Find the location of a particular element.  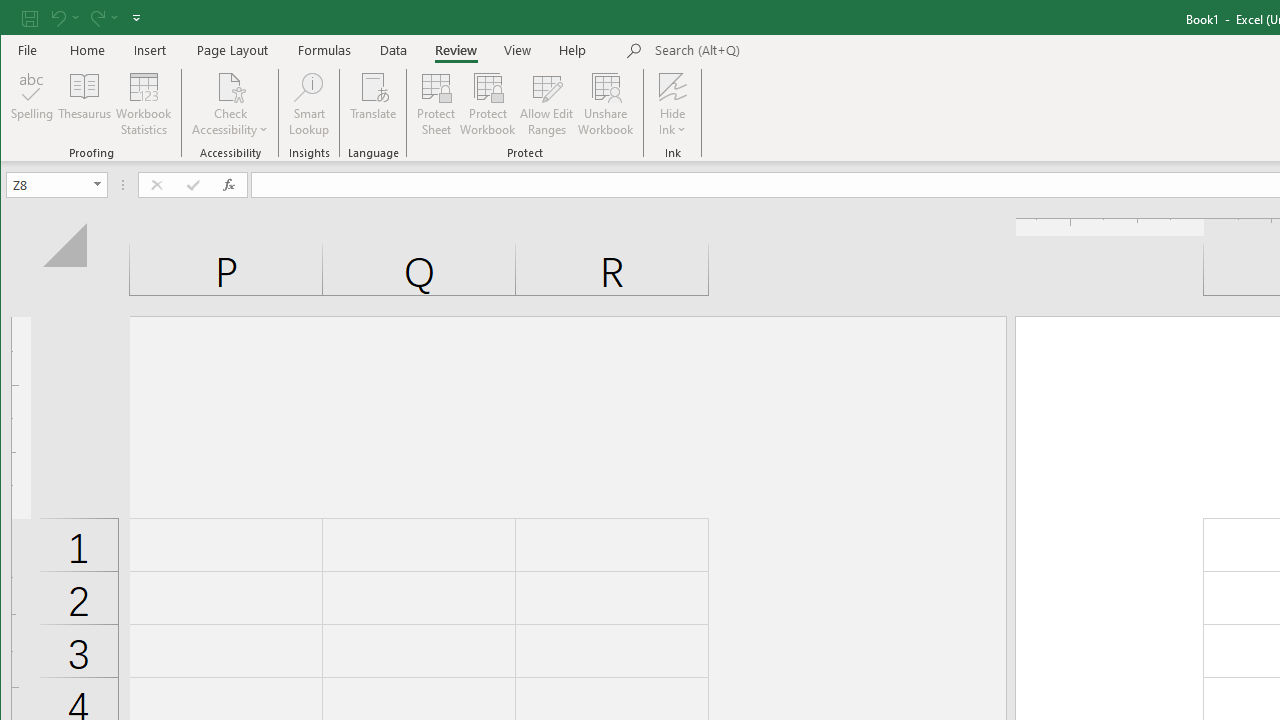

'Protect Sheet...' is located at coordinates (435, 104).